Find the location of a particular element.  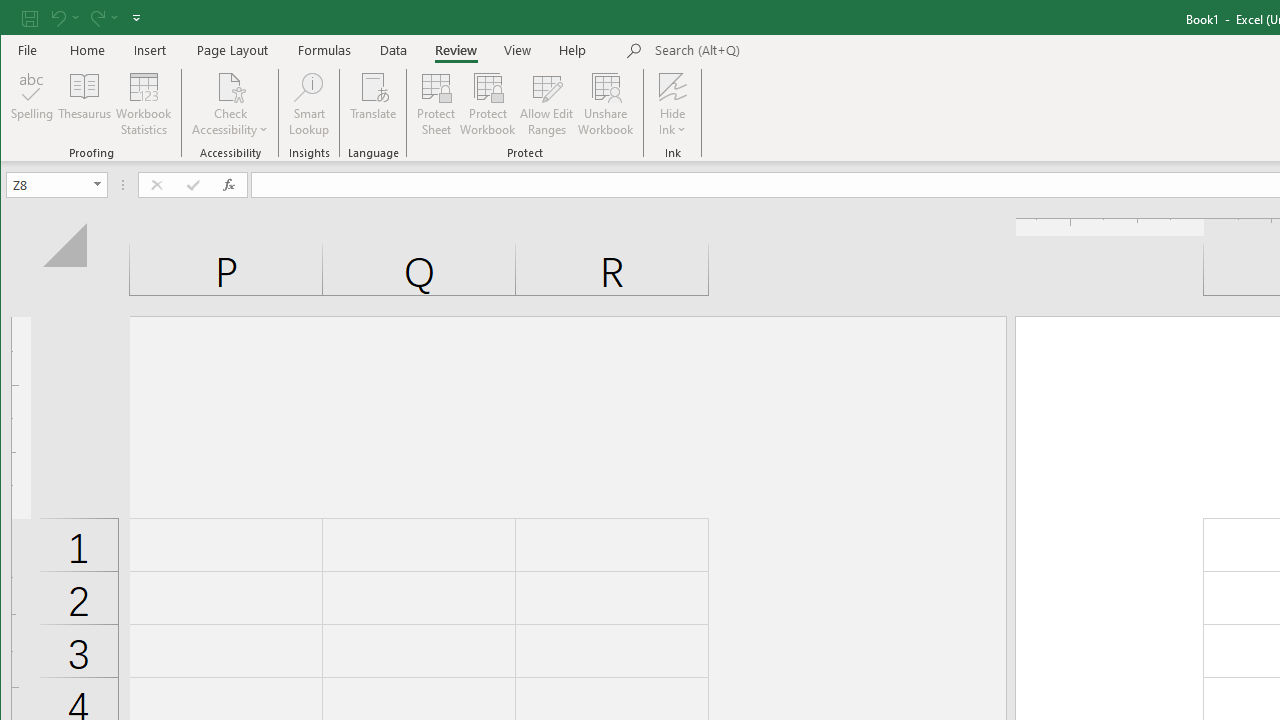

'Protect Sheet...' is located at coordinates (435, 104).